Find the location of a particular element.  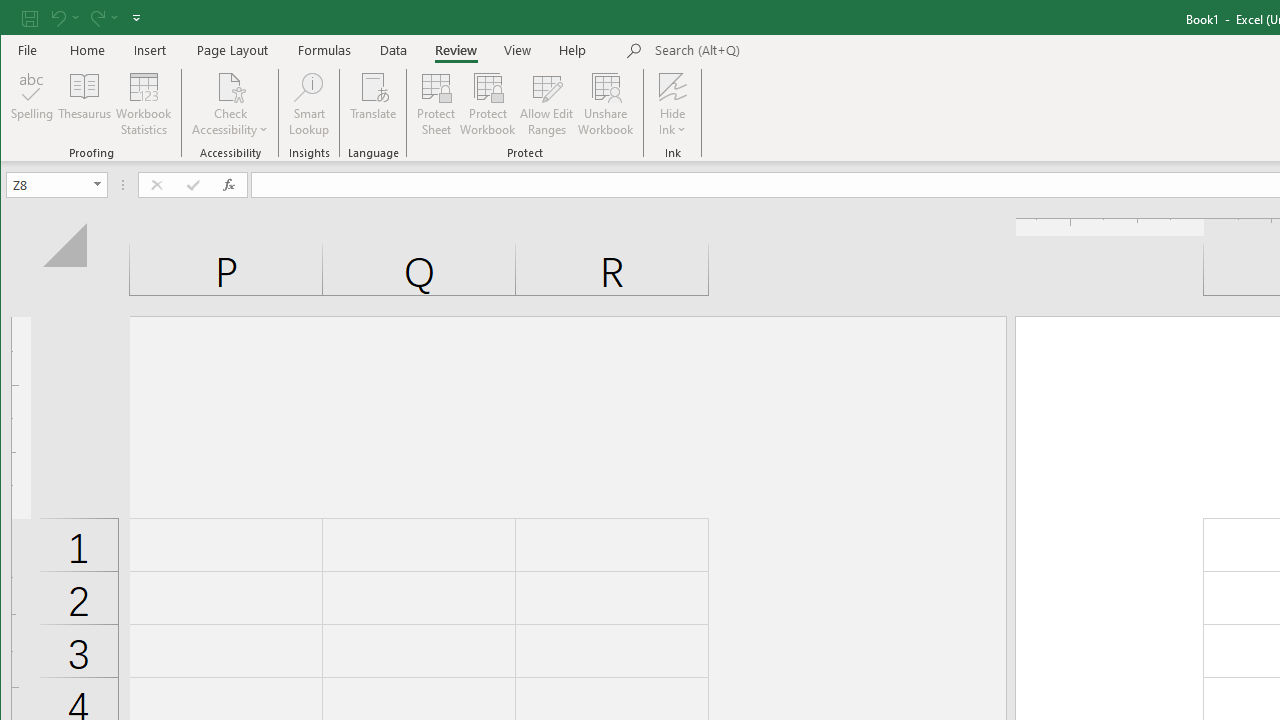

'Protect Sheet...' is located at coordinates (435, 104).